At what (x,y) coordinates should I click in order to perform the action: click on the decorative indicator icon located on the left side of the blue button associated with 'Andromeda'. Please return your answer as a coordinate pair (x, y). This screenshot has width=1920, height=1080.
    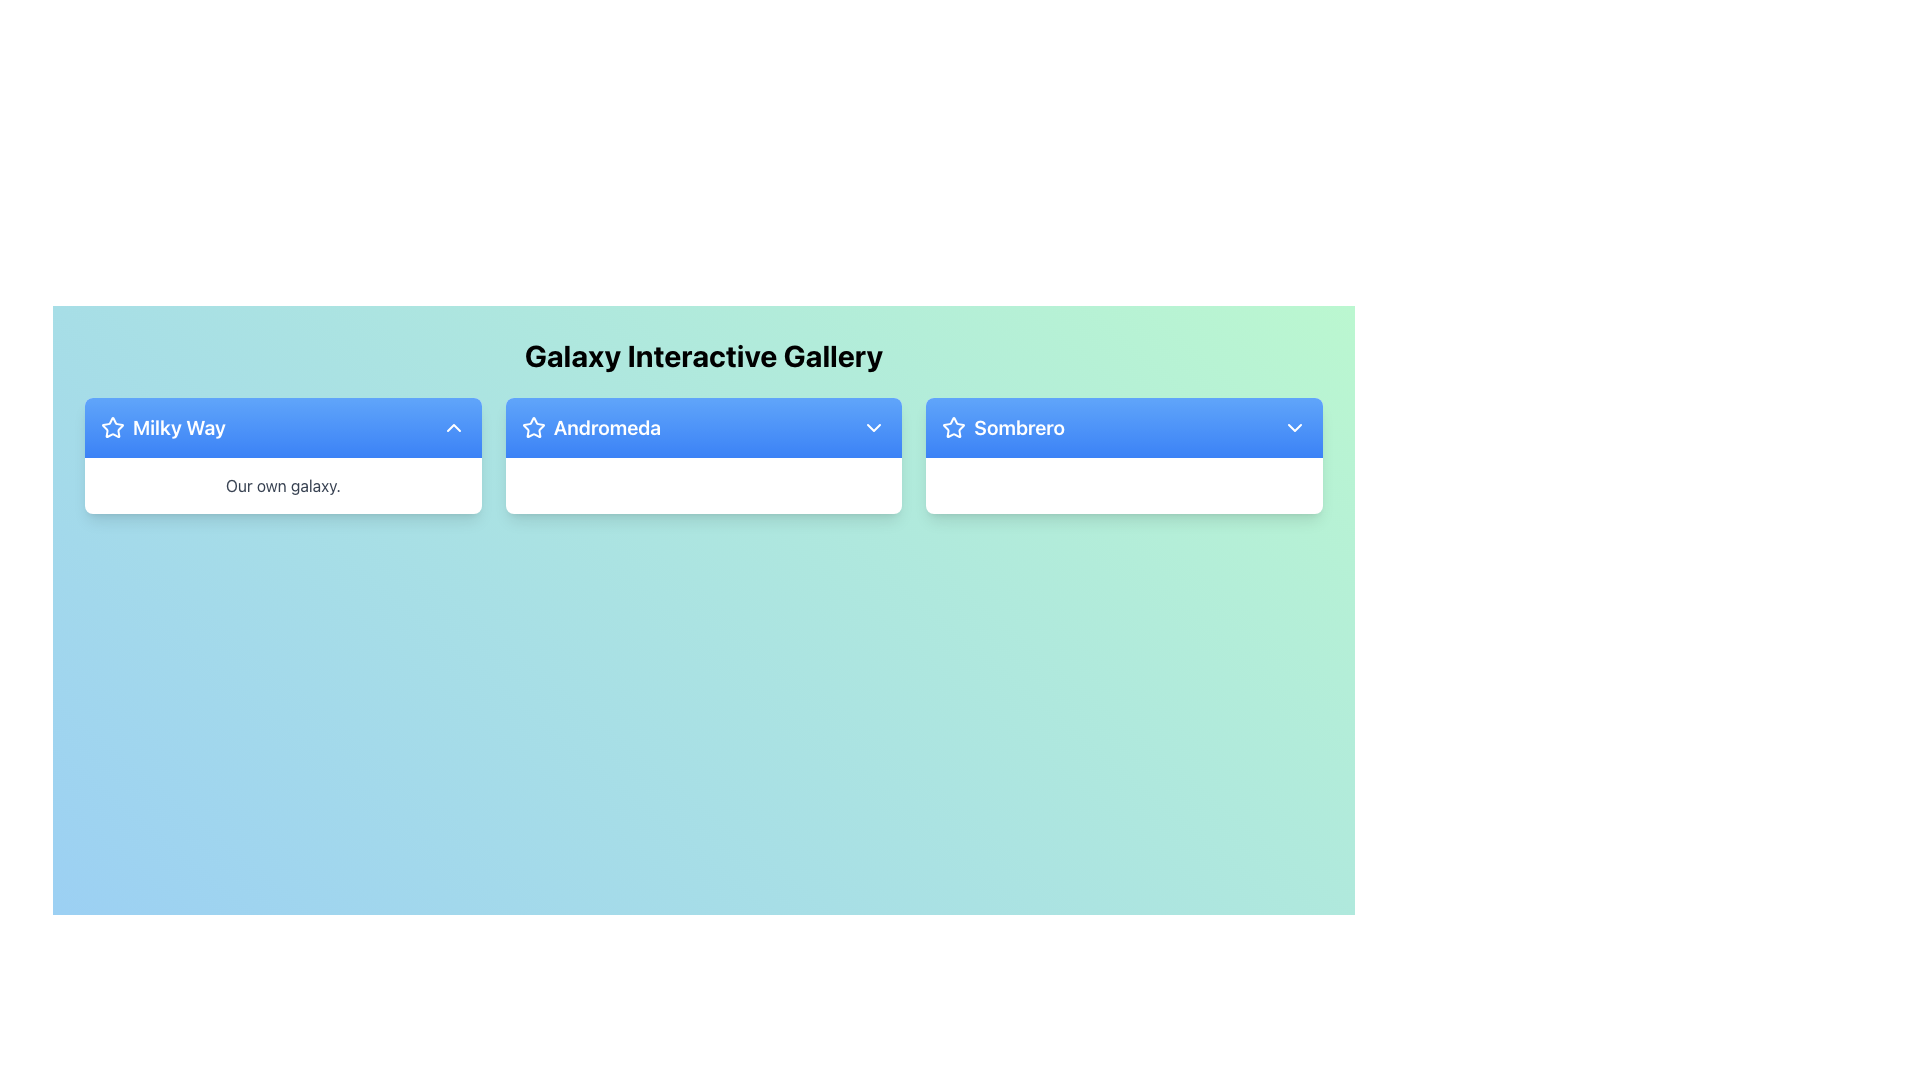
    Looking at the image, I should click on (533, 426).